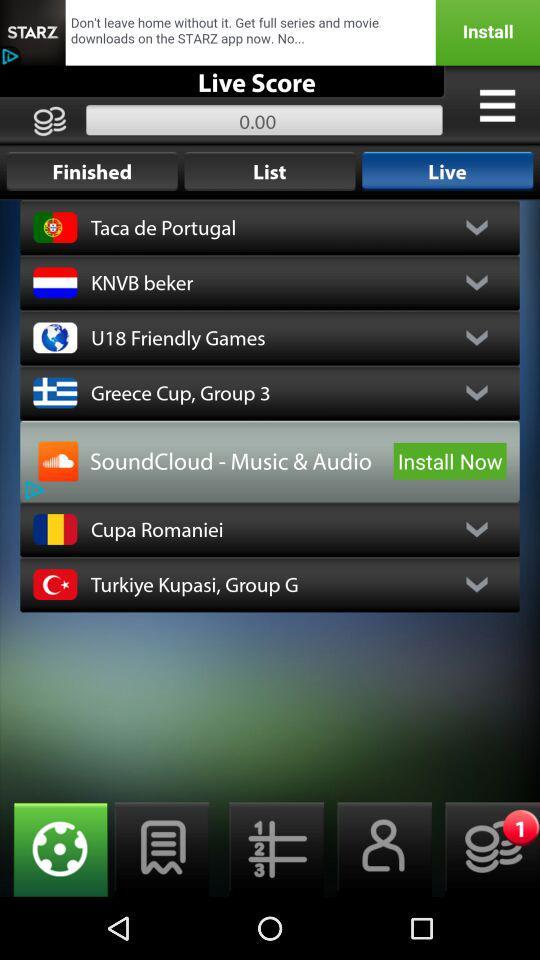 The height and width of the screenshot is (960, 540). Describe the element at coordinates (161, 909) in the screenshot. I see `the chat icon` at that location.